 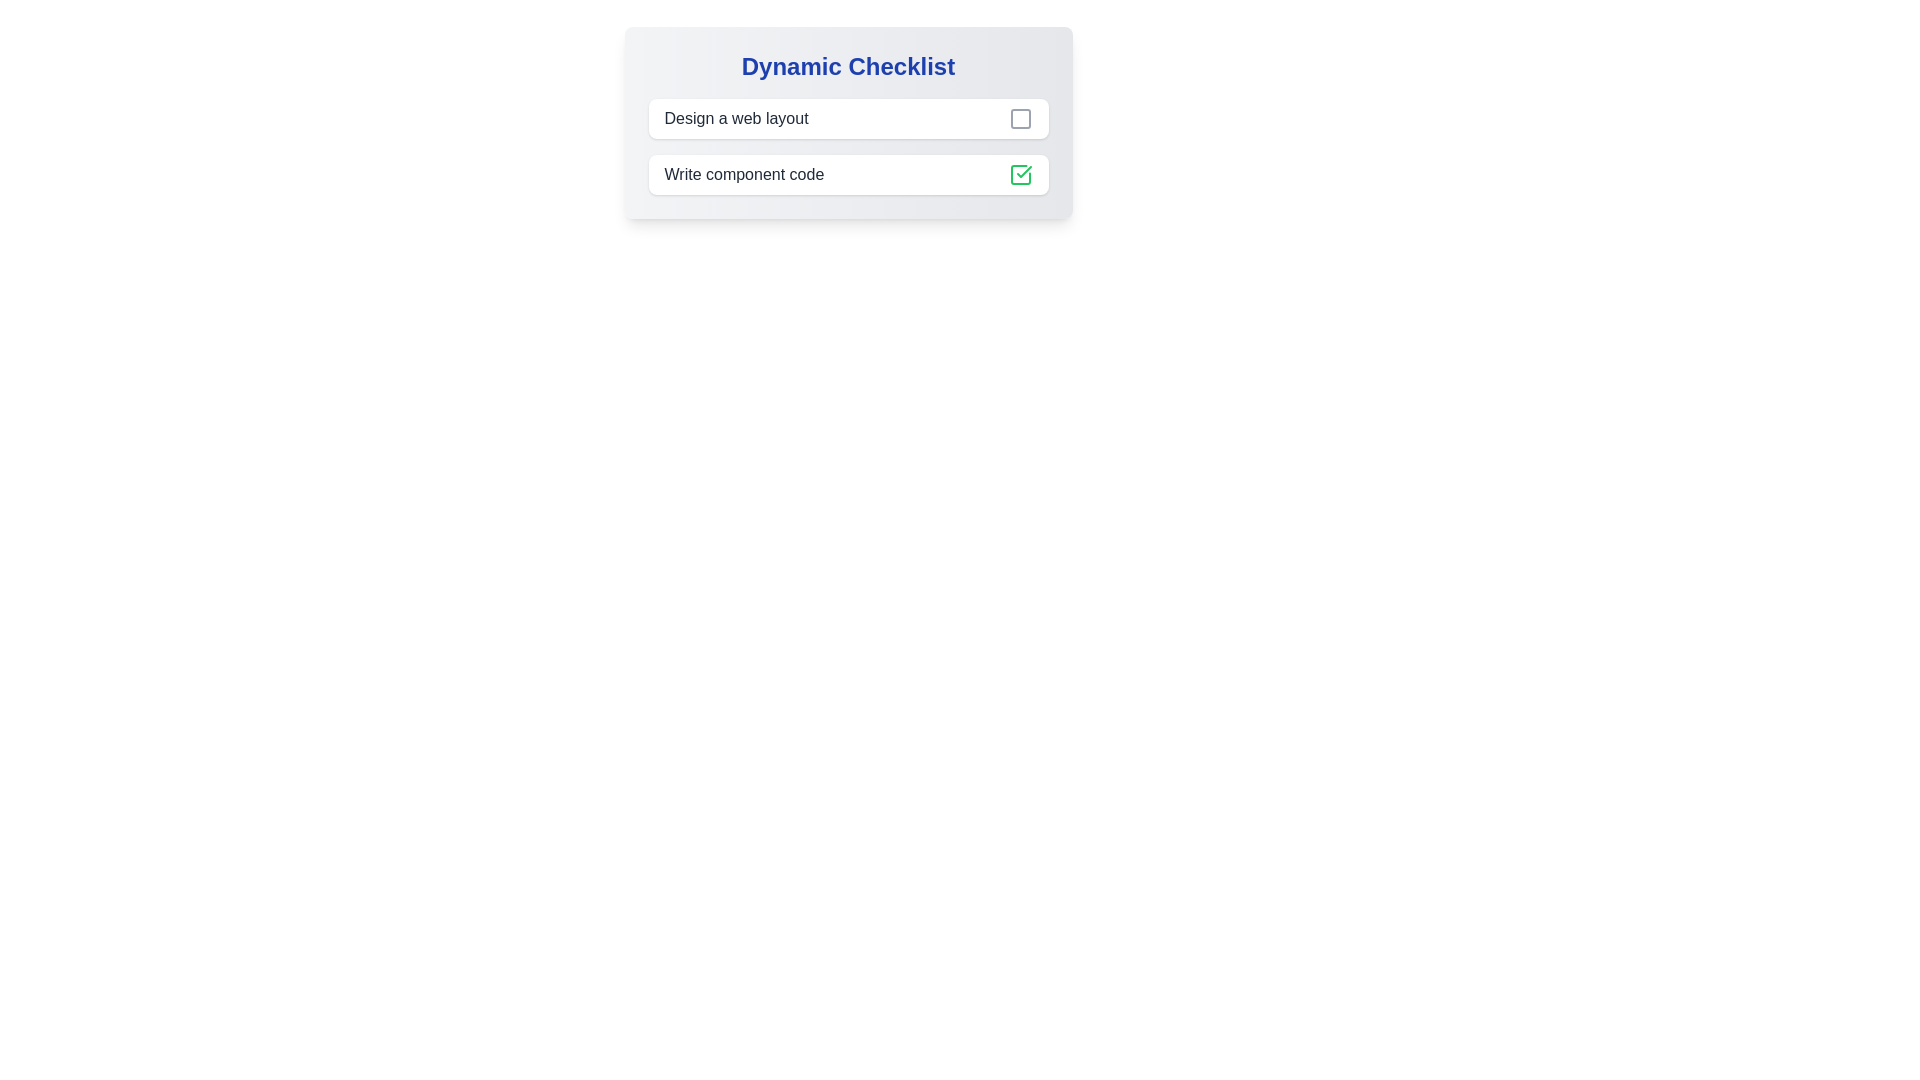 I want to click on the outlined shape of the checkbox icon, which indicates selection in a checklist, located to the right of the text 'Write component code', so click(x=1020, y=173).